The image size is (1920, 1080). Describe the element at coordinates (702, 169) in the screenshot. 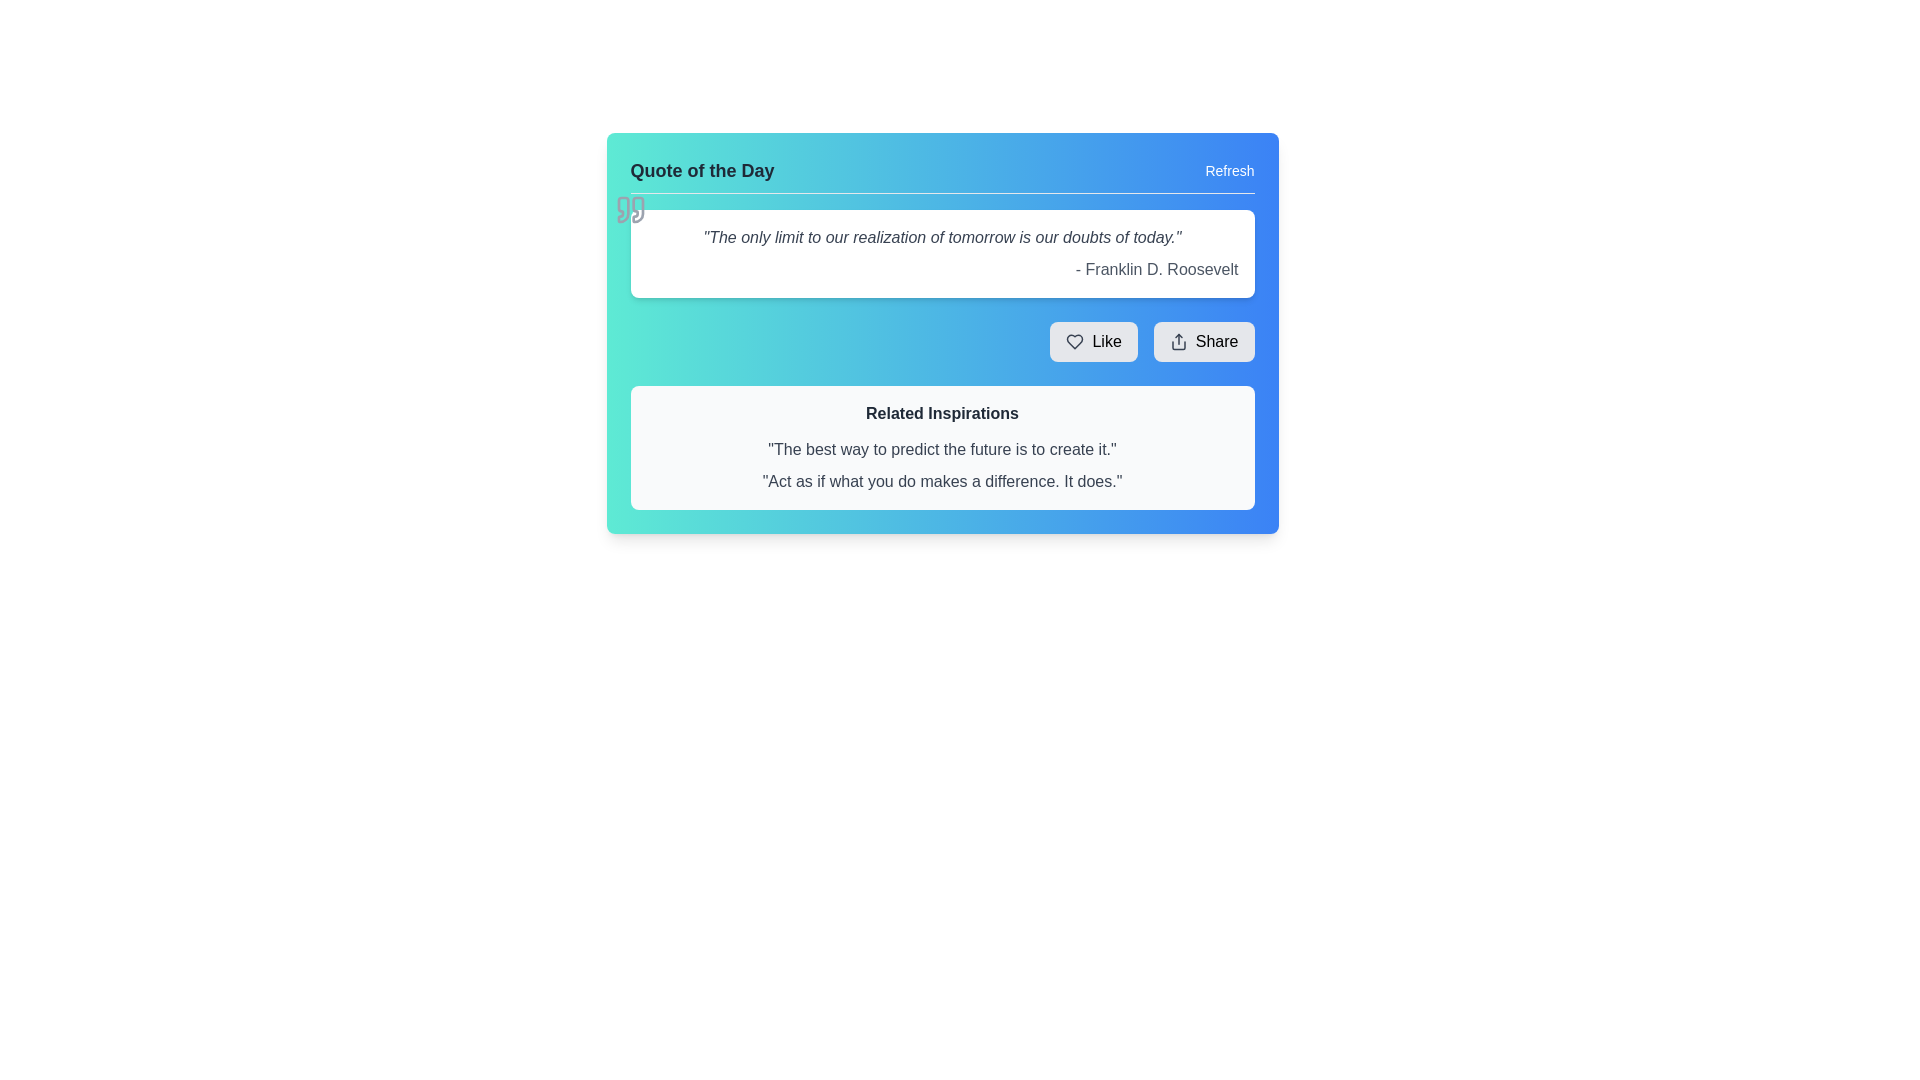

I see `the 'Quote of the Day' text label, which serves as the header for the content section and is positioned at the top-left corner before the 'Refresh' button` at that location.